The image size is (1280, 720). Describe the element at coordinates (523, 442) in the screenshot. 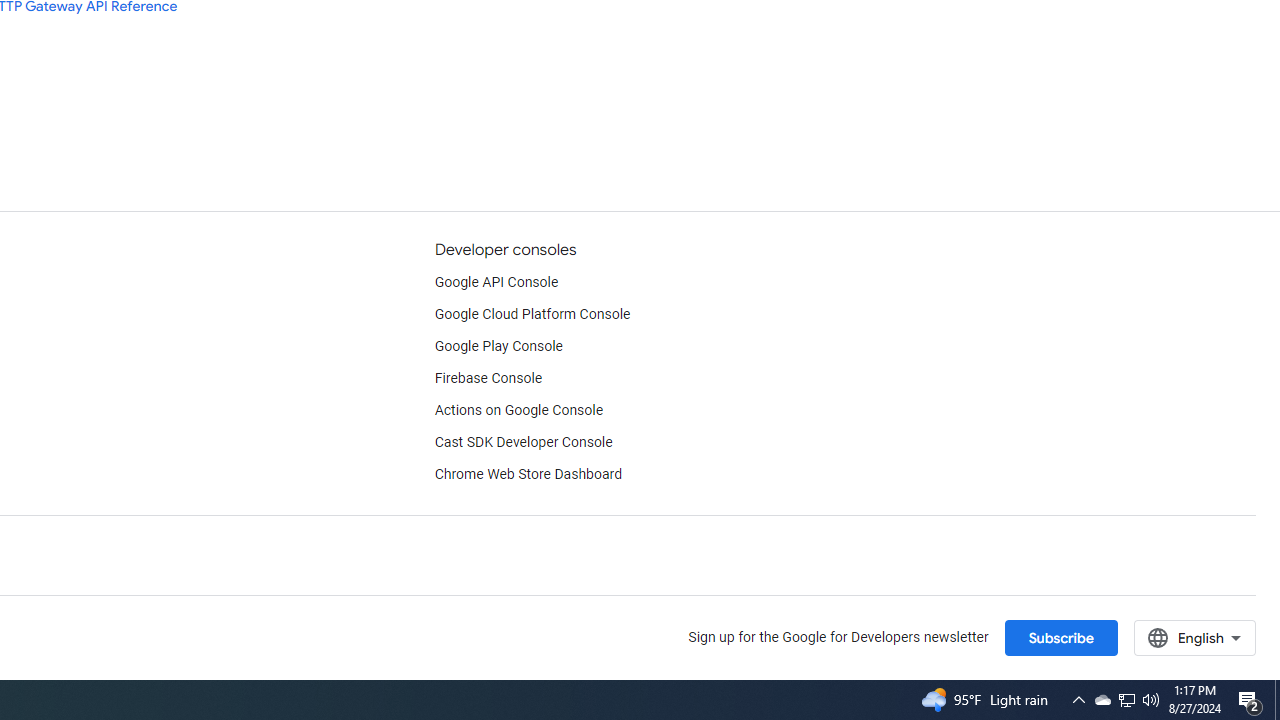

I see `'Cast SDK Developer Console'` at that location.